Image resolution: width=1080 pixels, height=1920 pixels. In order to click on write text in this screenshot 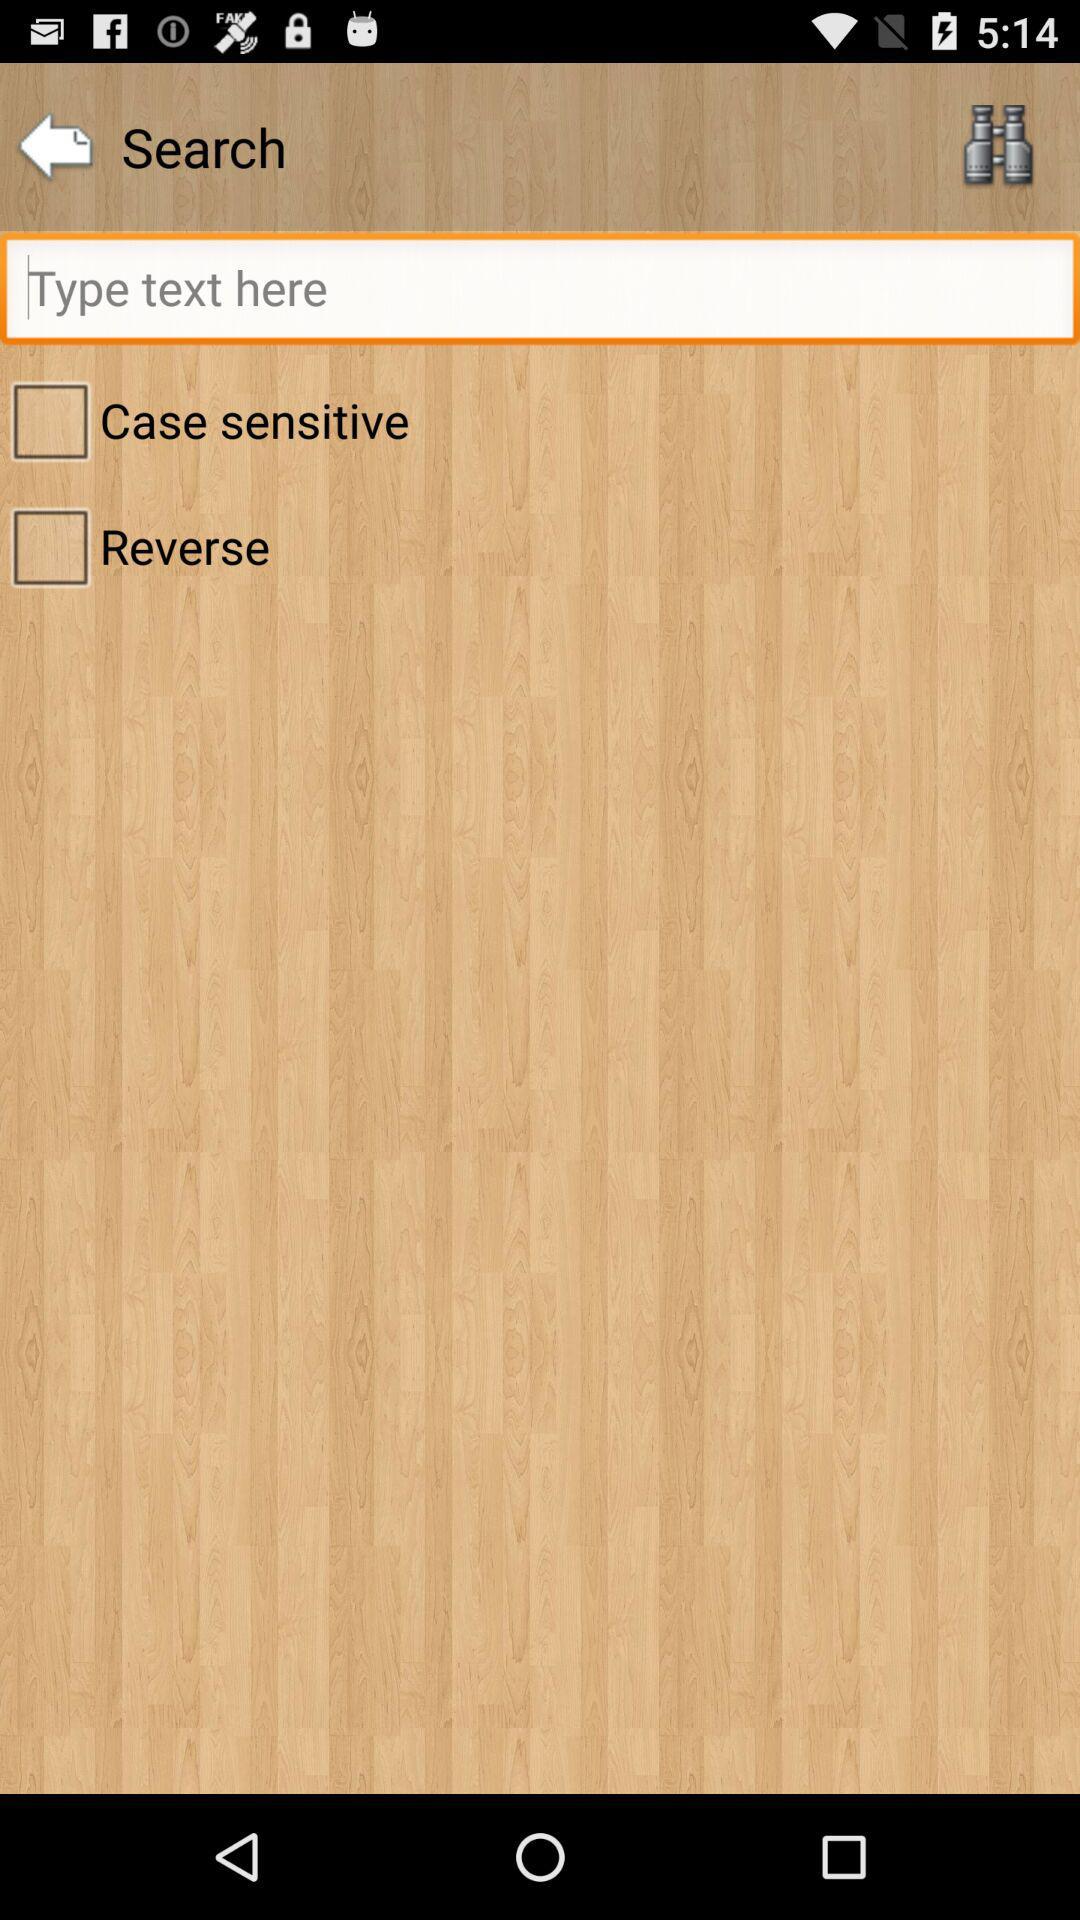, I will do `click(540, 292)`.